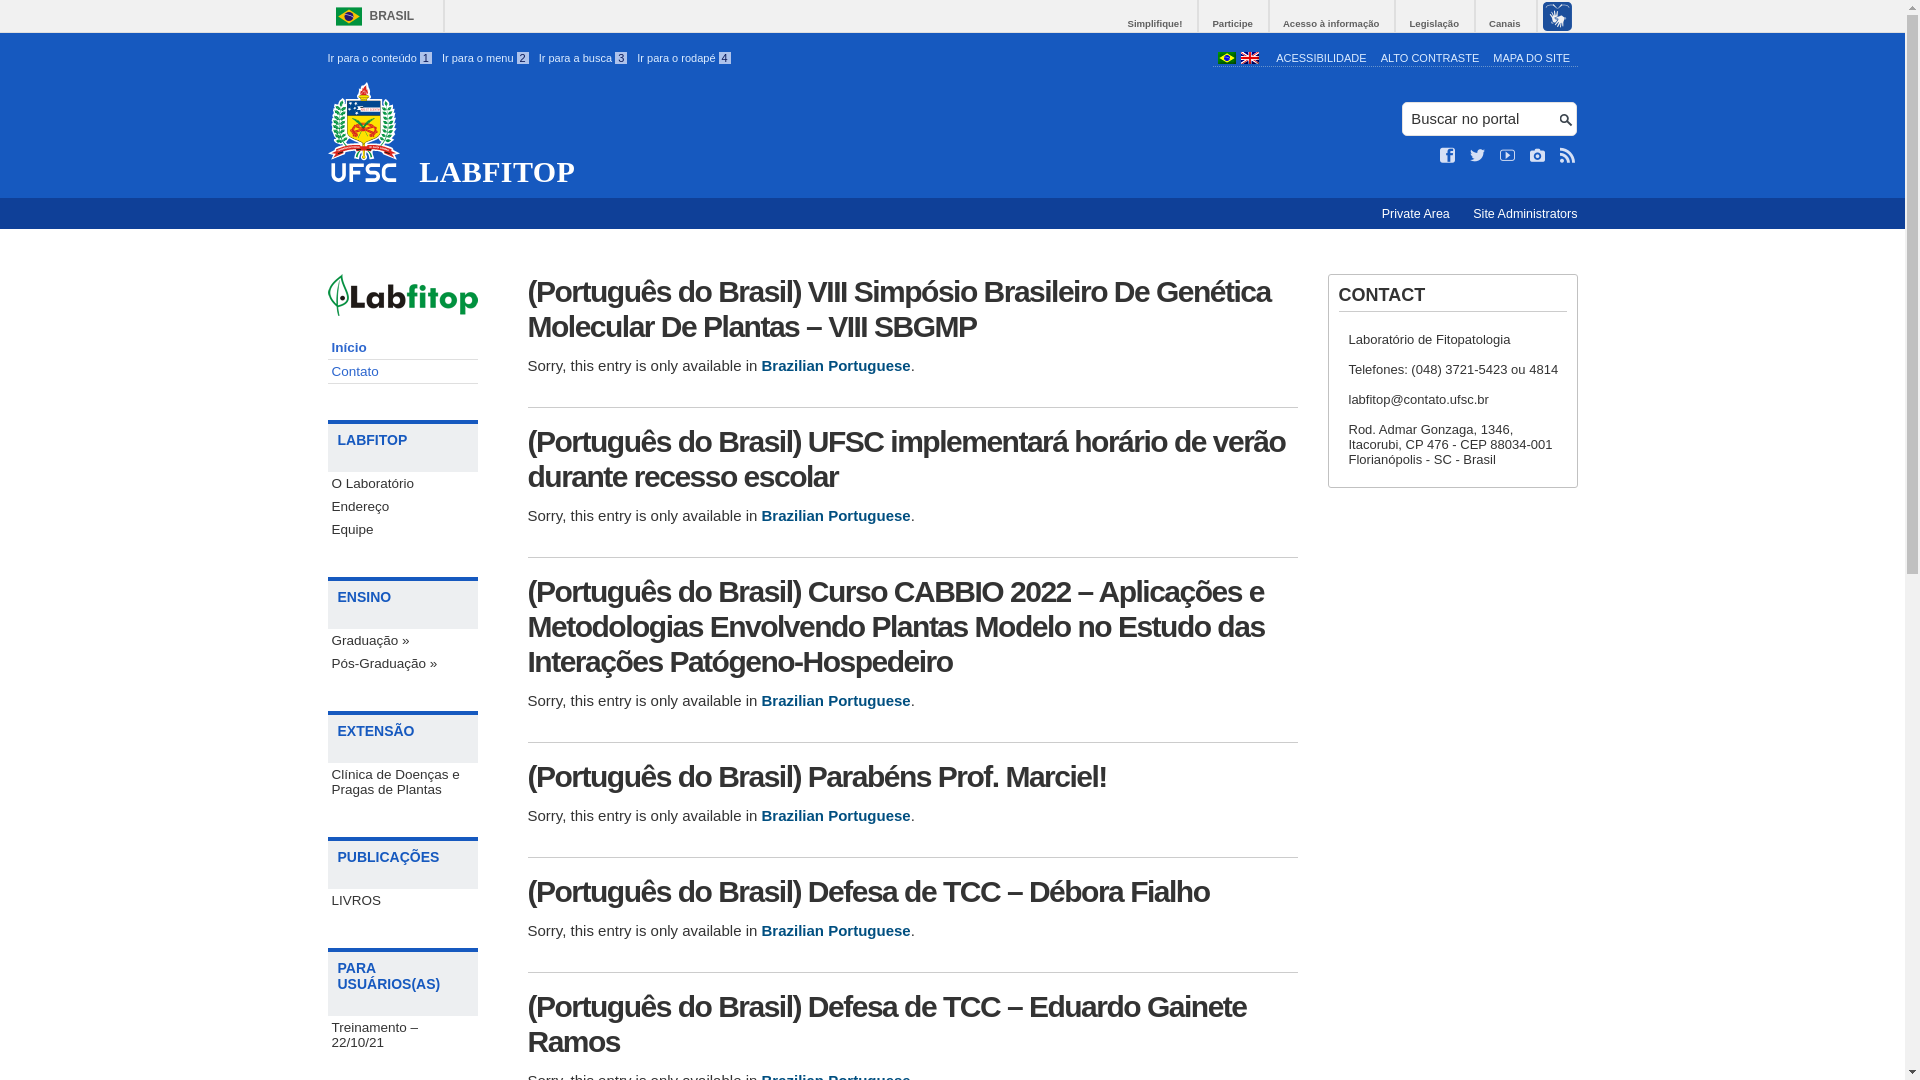  I want to click on 'Curta no Facebook', so click(1440, 154).